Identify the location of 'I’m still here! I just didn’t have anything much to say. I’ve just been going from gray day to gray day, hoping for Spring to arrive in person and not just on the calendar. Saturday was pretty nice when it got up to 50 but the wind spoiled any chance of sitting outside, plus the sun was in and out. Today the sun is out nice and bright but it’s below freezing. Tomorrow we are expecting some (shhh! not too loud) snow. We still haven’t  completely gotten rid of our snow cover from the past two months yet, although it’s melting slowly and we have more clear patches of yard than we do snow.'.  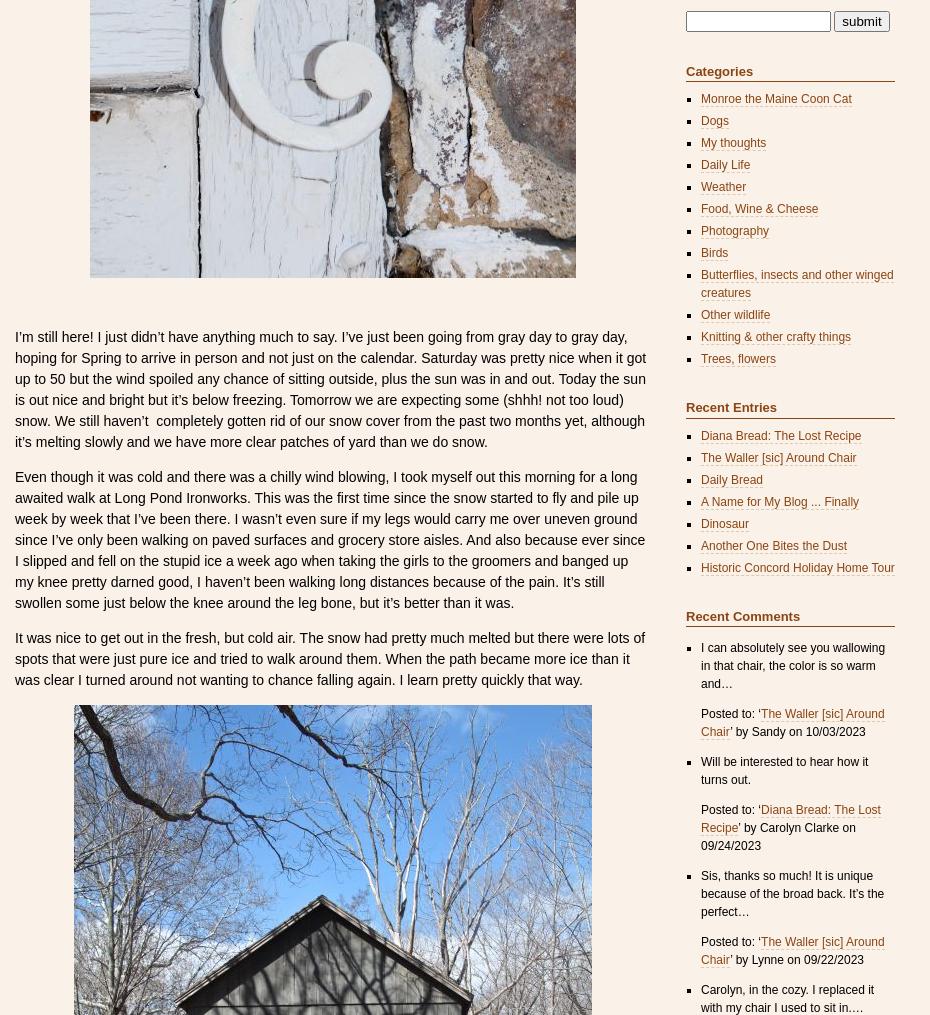
(329, 388).